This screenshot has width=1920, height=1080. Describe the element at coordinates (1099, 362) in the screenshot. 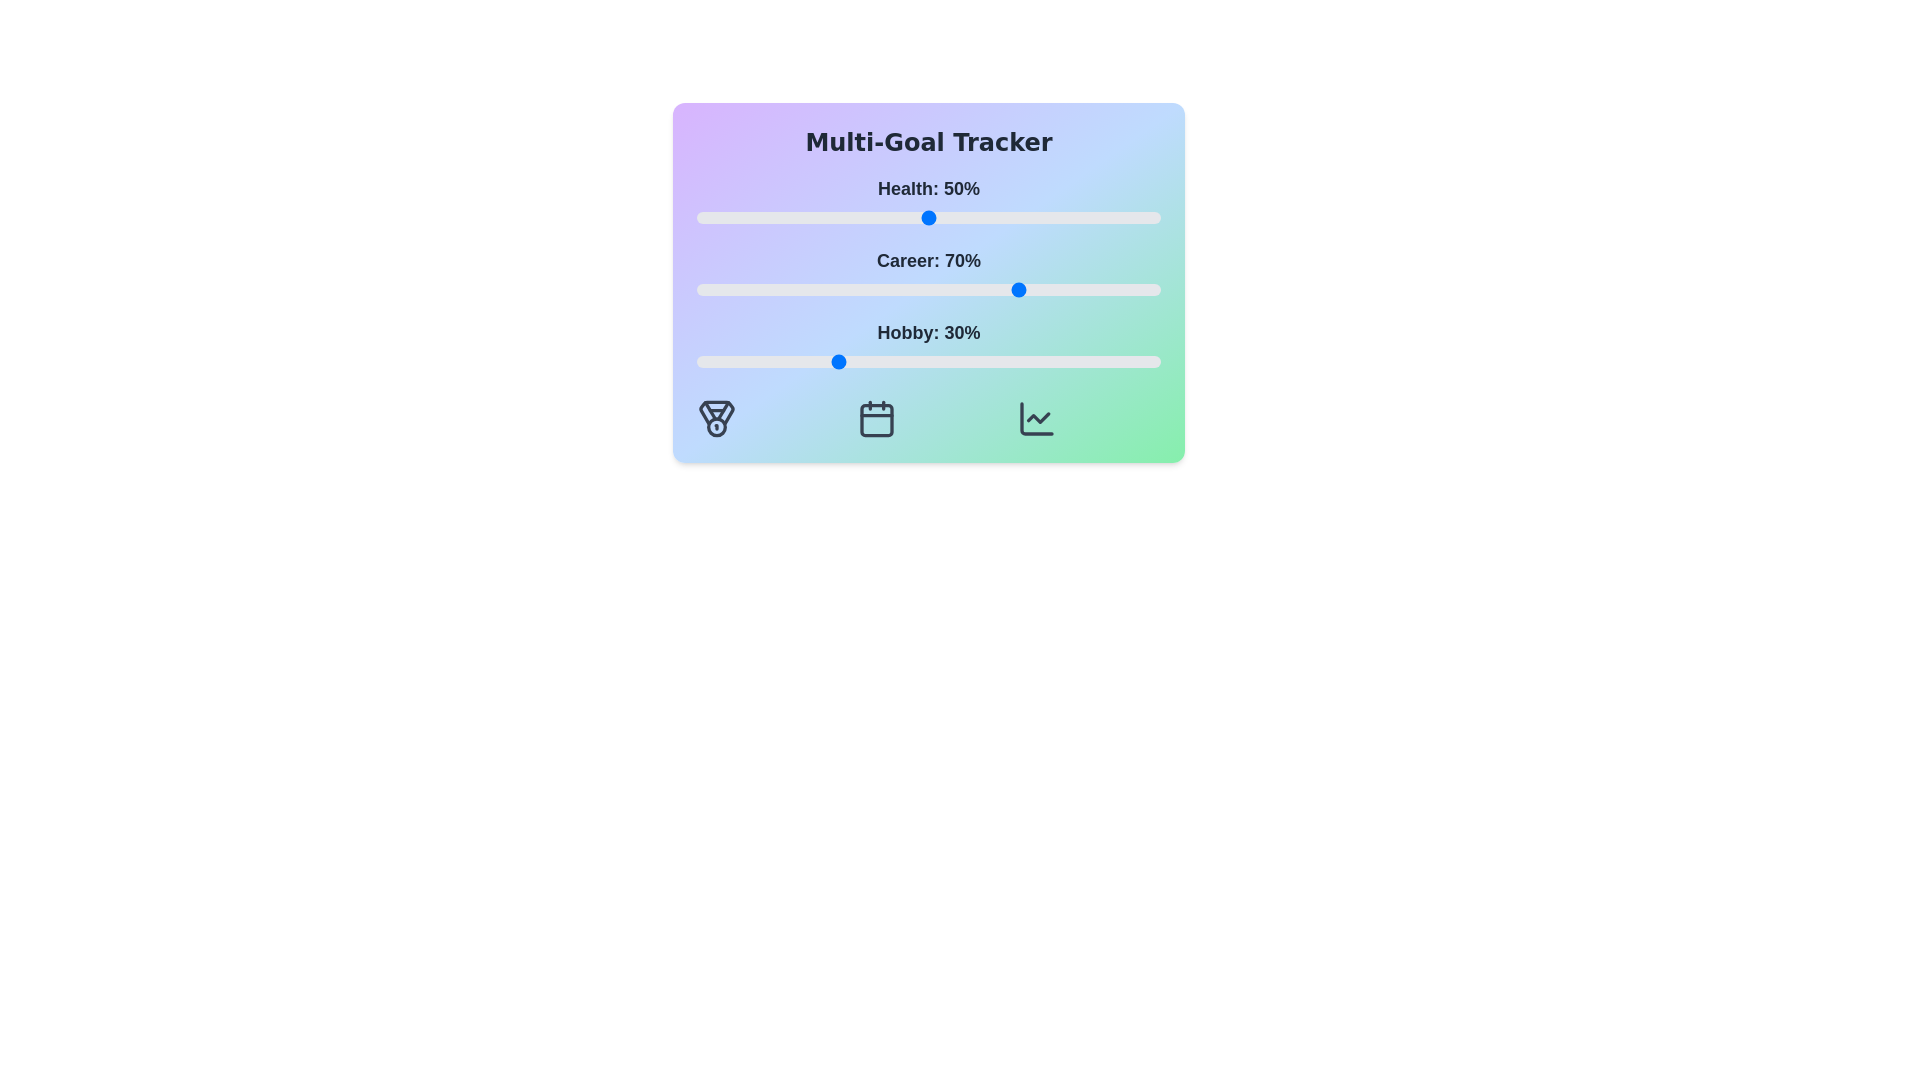

I see `the 'Hobby' slider to 87%` at that location.